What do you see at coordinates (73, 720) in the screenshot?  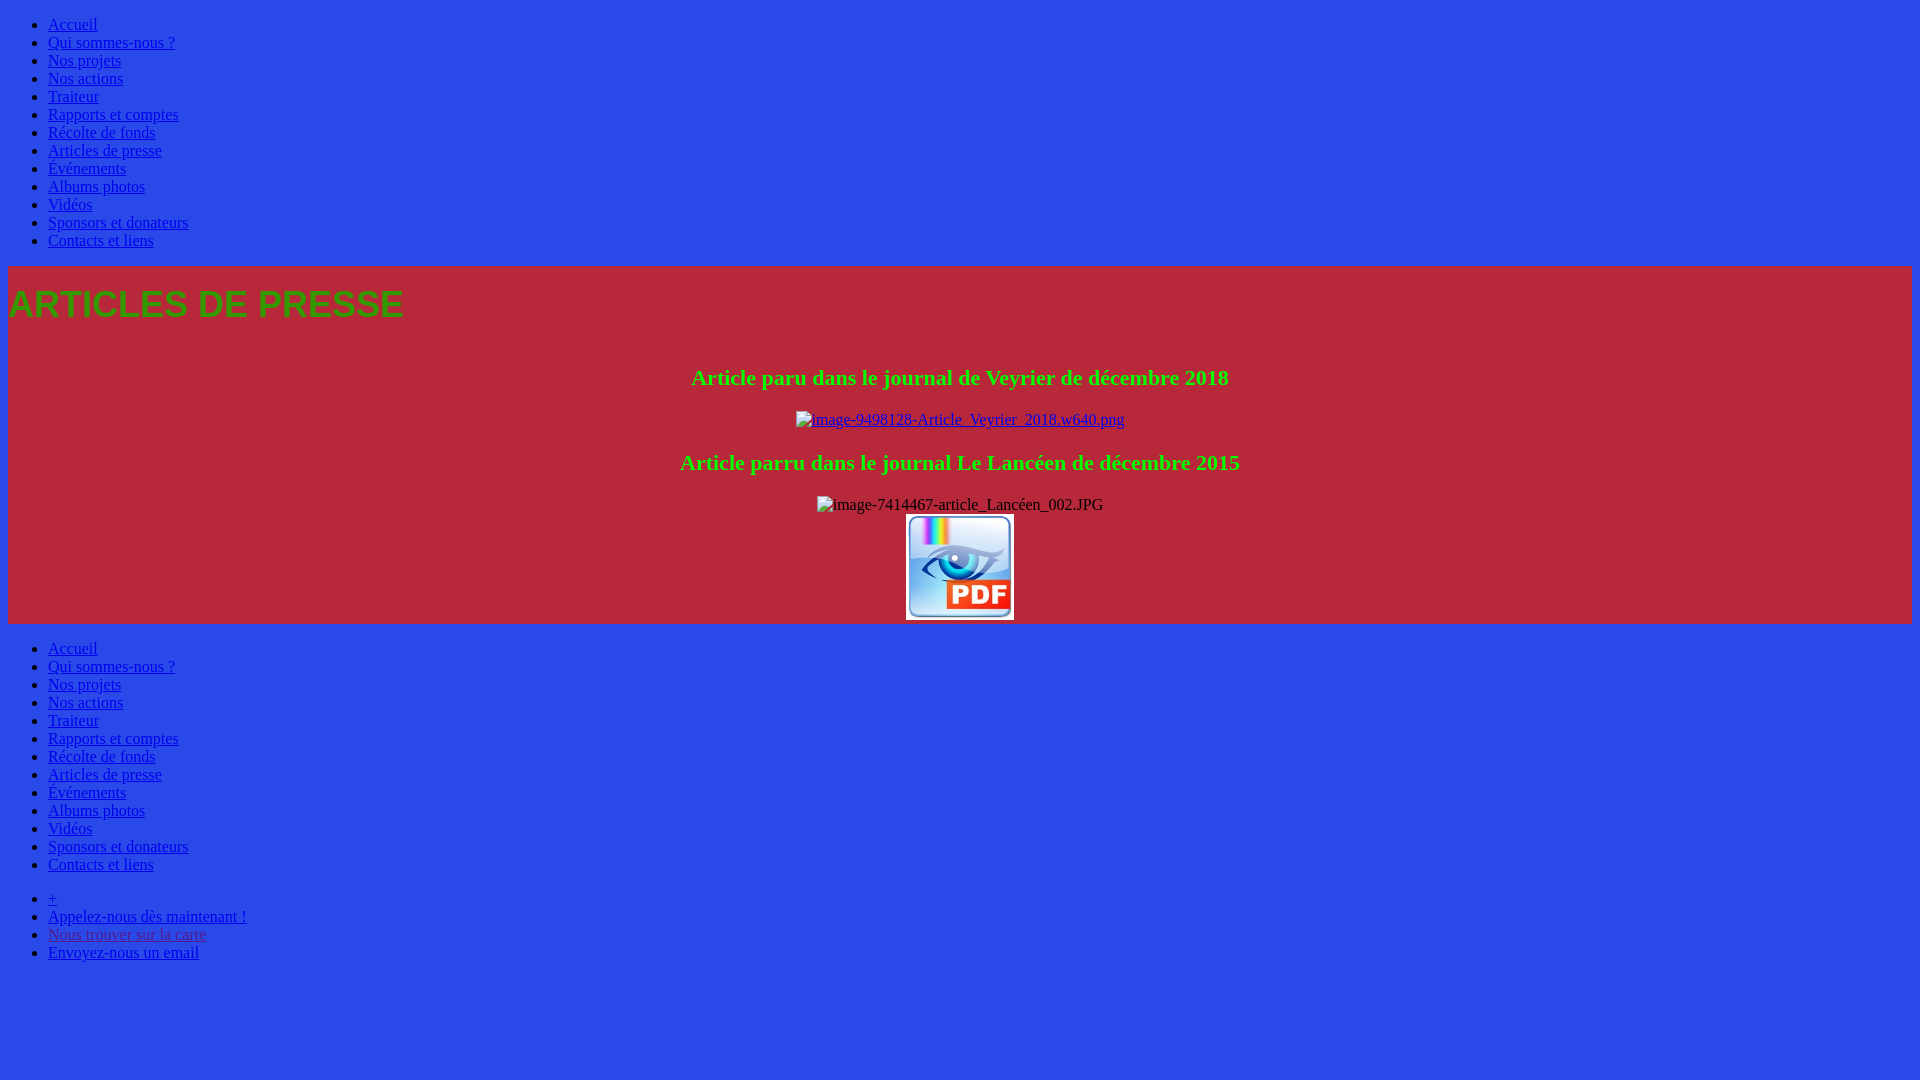 I see `'Traiteur'` at bounding box center [73, 720].